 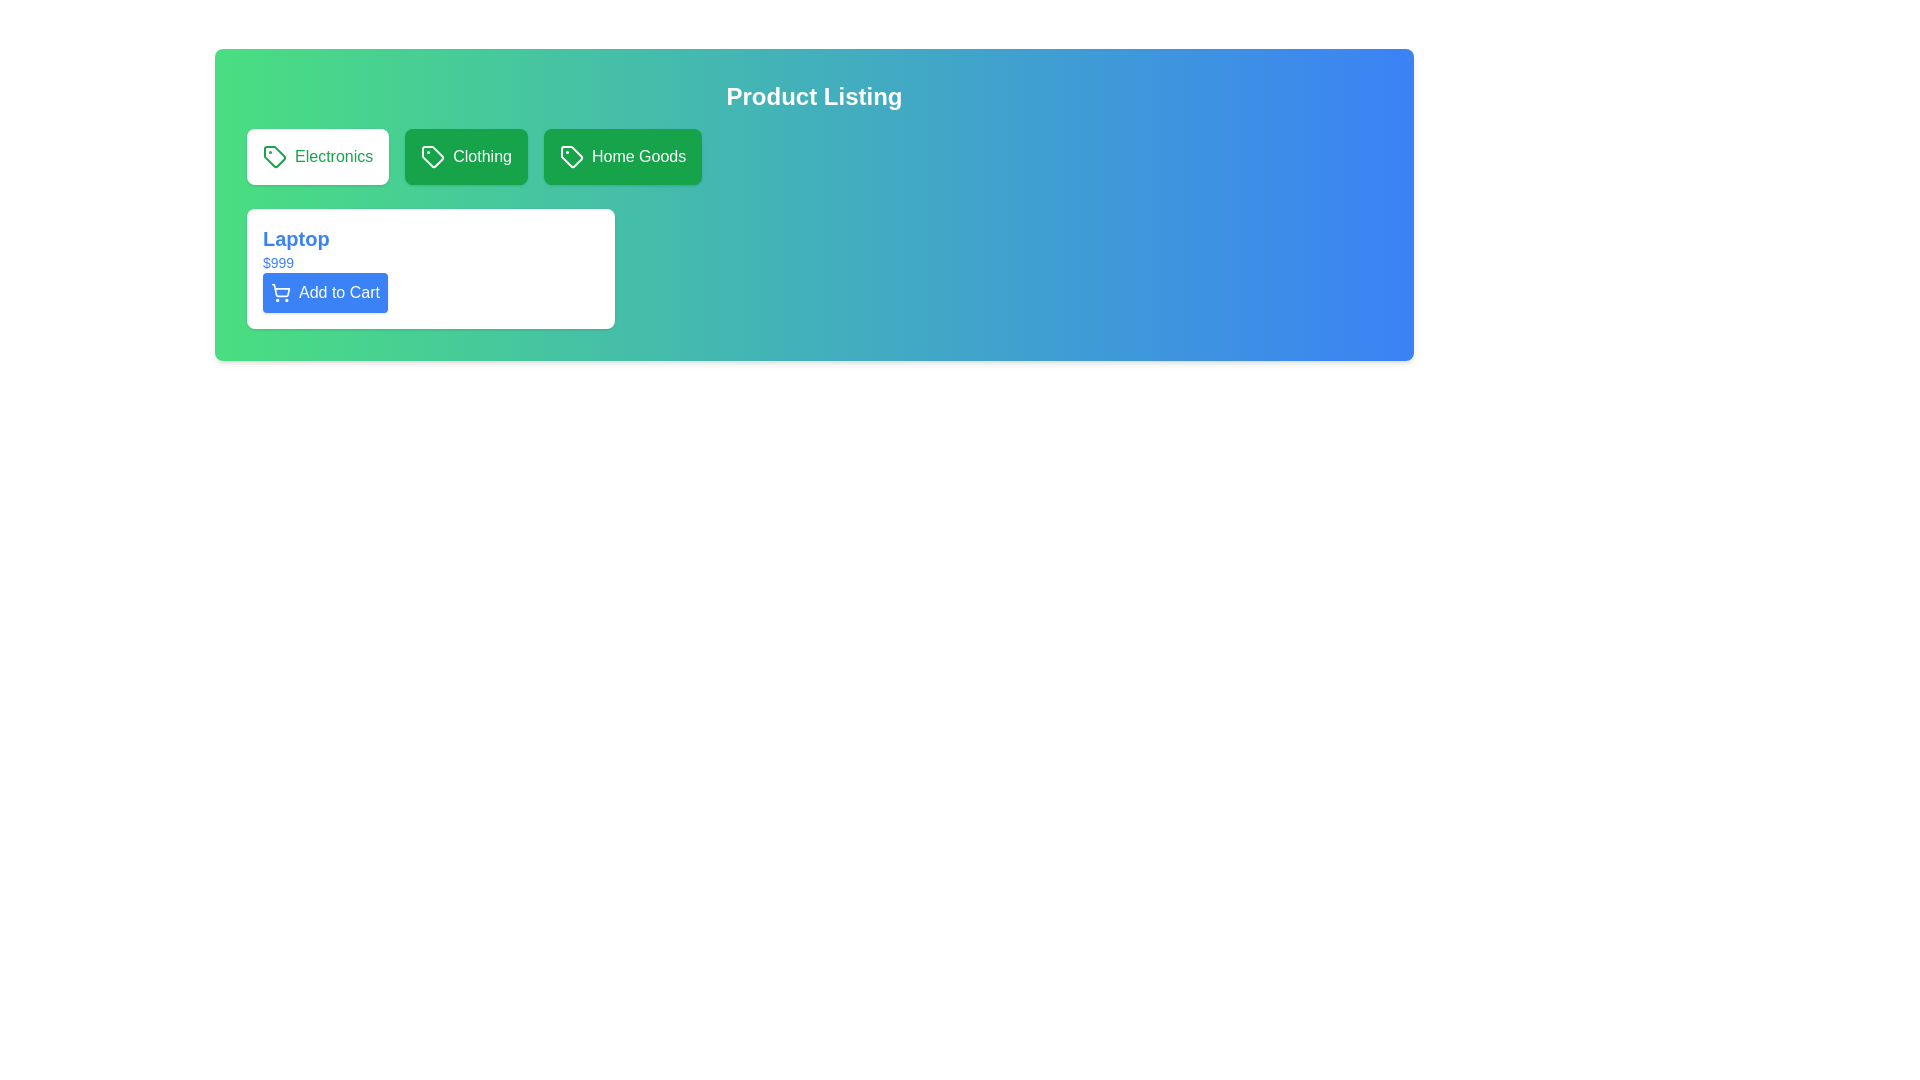 I want to click on the tag icon part of the green 'Clothing' button, which is the second button in a row of three buttons near the top-left corner of the interface, so click(x=432, y=156).